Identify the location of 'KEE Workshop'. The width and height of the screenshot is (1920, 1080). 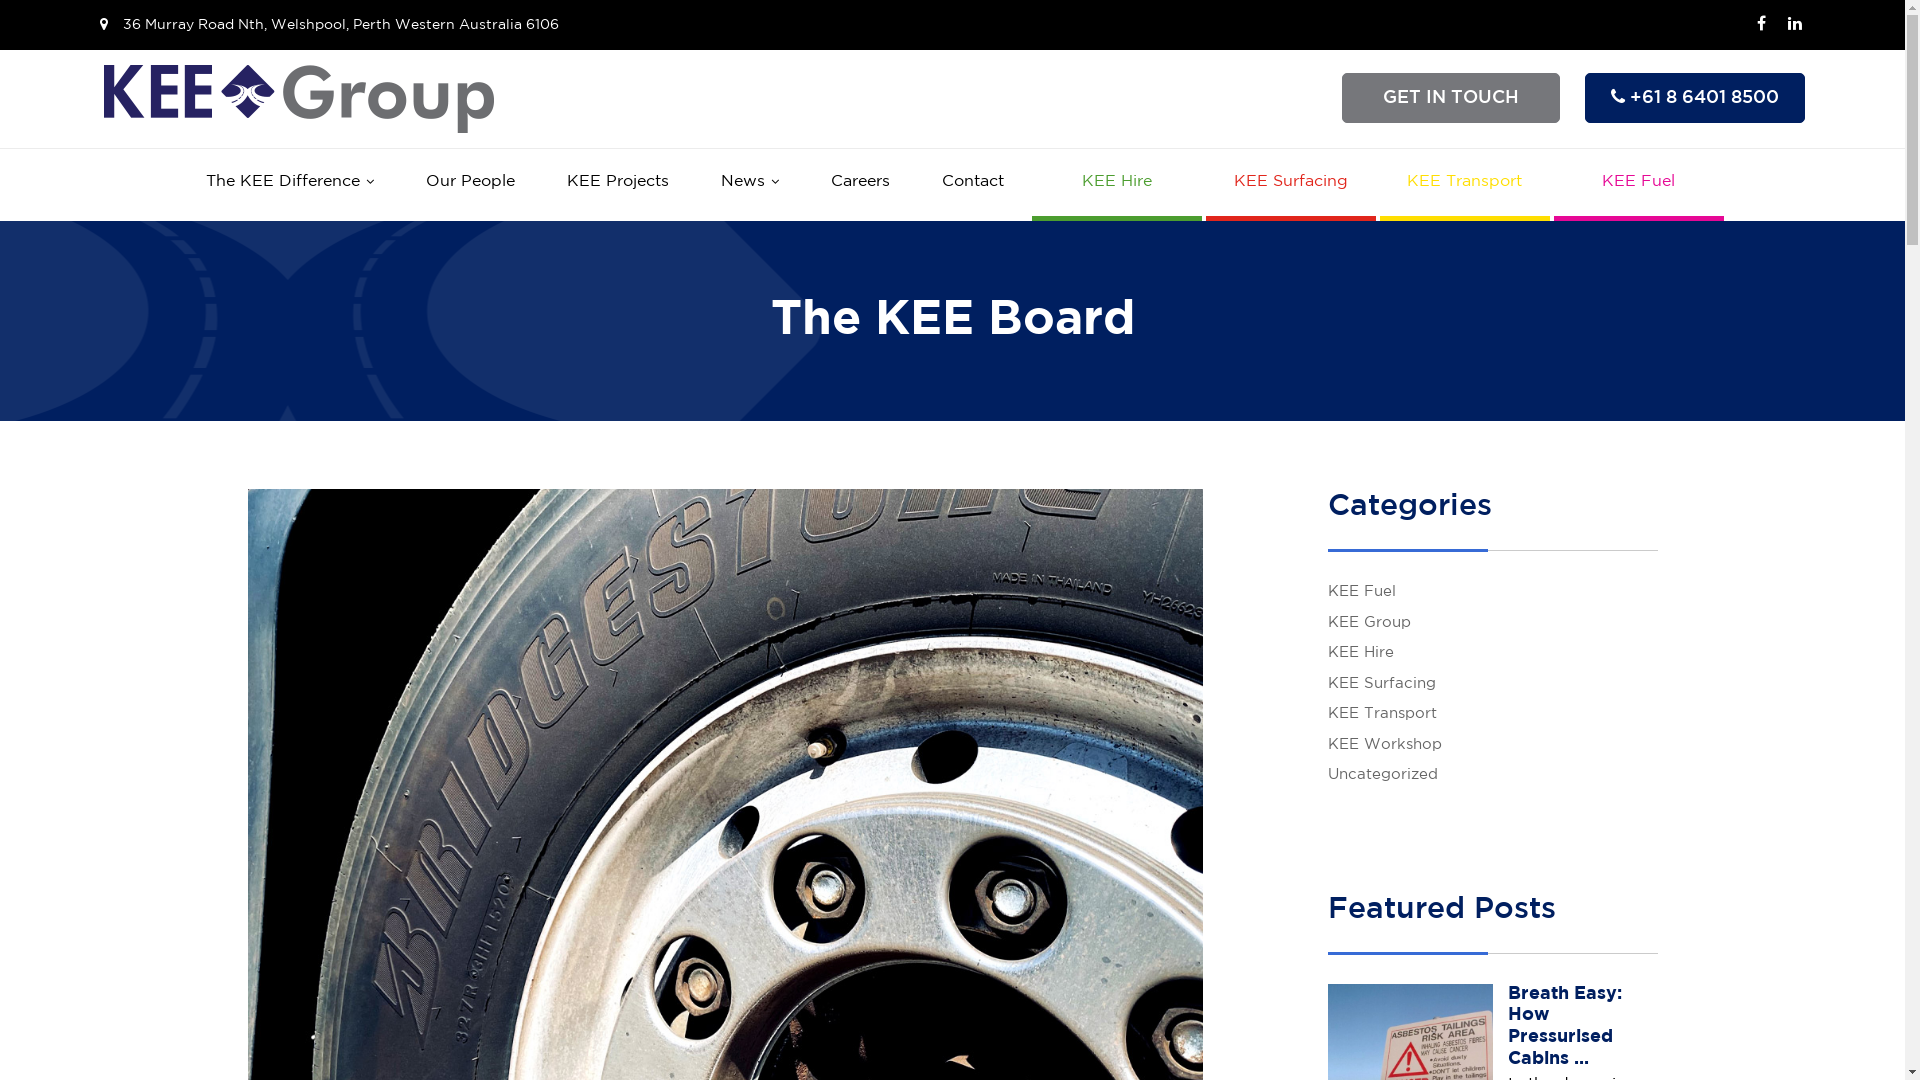
(1328, 744).